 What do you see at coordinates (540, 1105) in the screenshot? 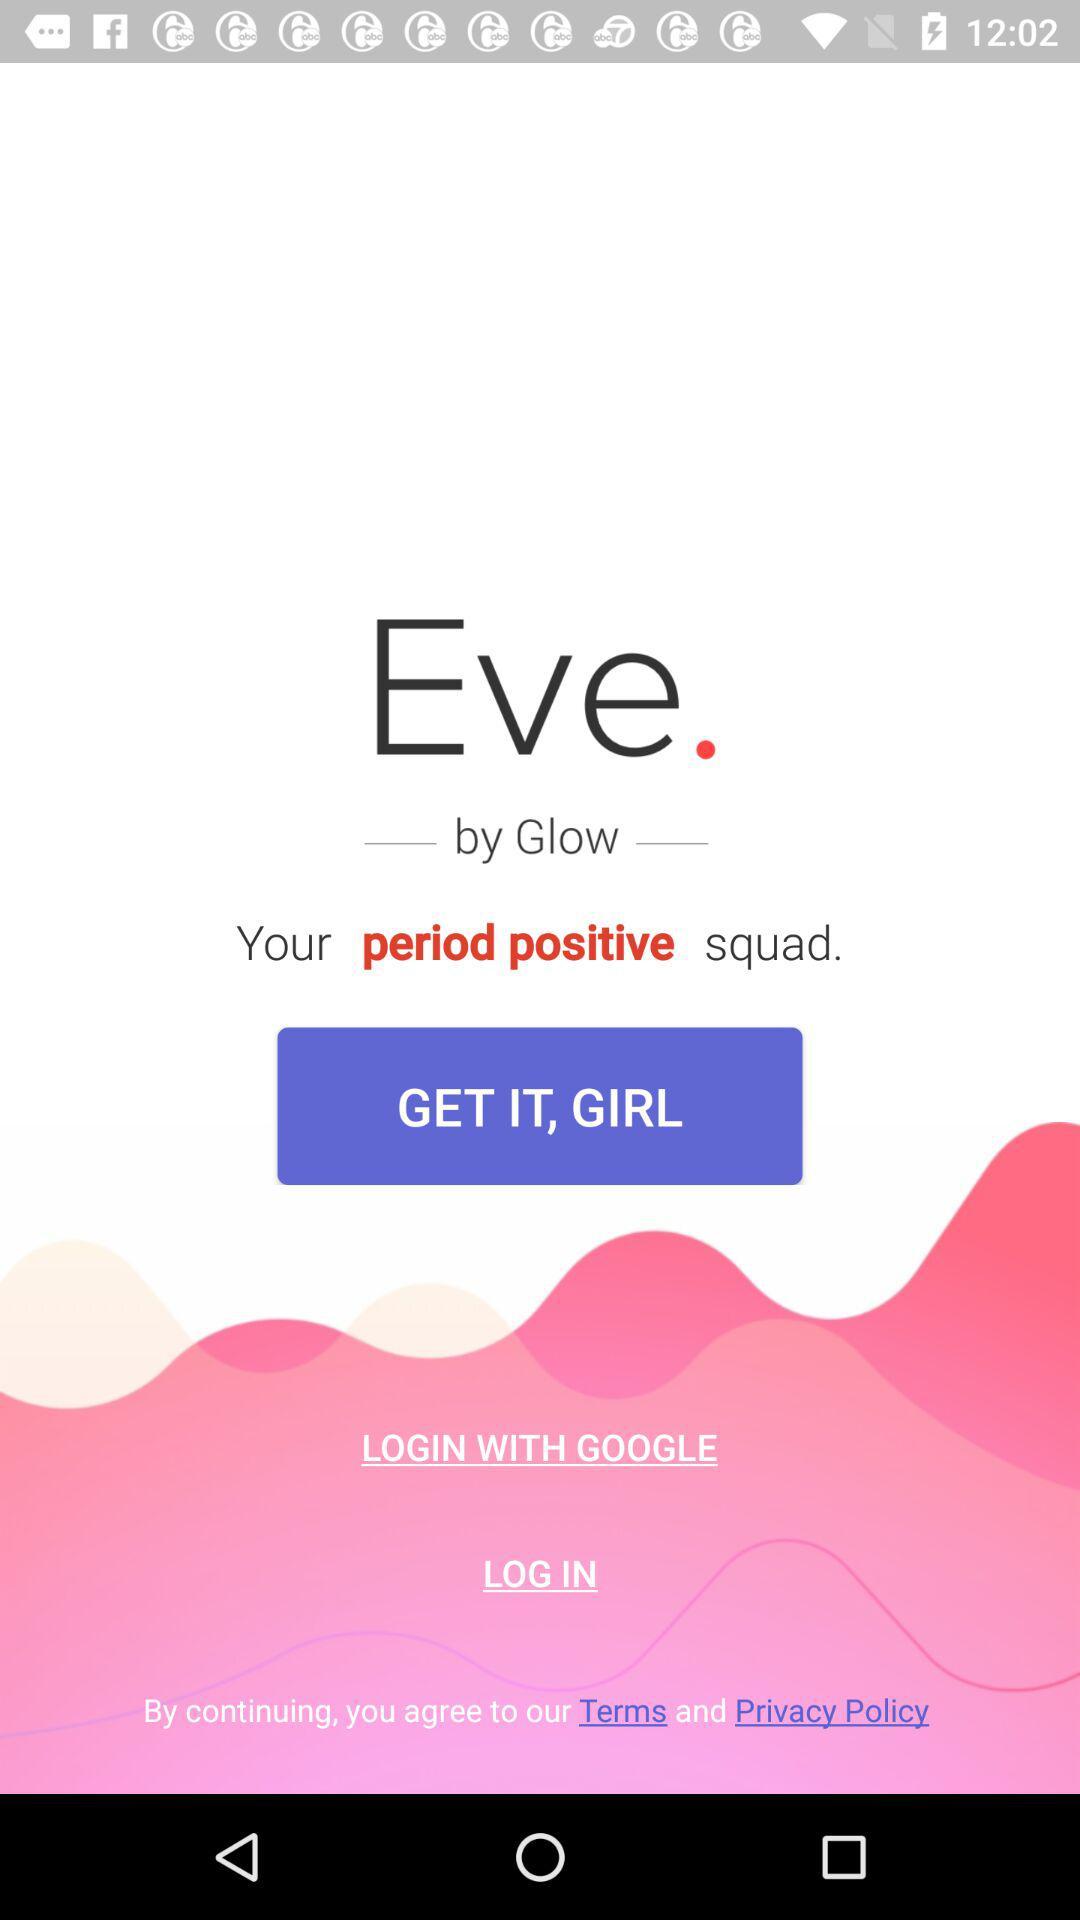
I see `the item above the  login with google  icon` at bounding box center [540, 1105].